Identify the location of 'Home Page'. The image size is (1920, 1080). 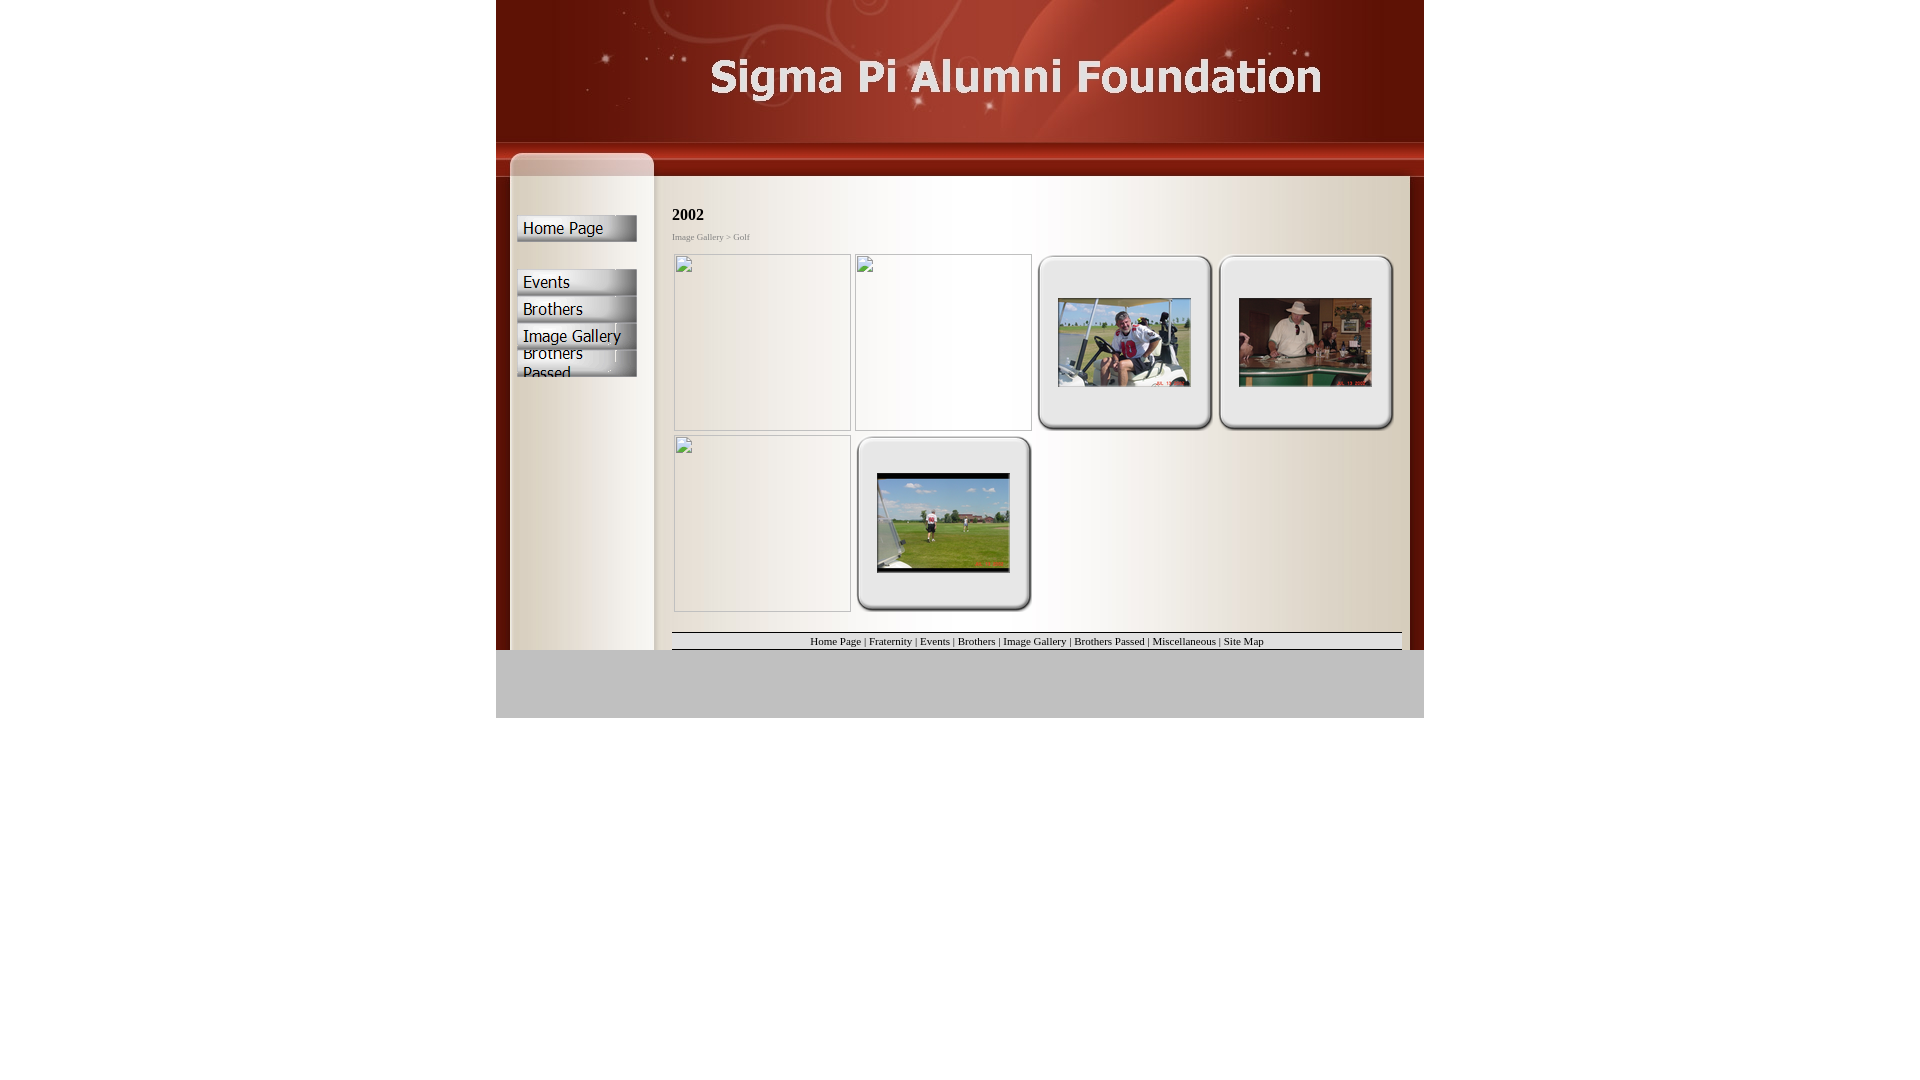
(835, 640).